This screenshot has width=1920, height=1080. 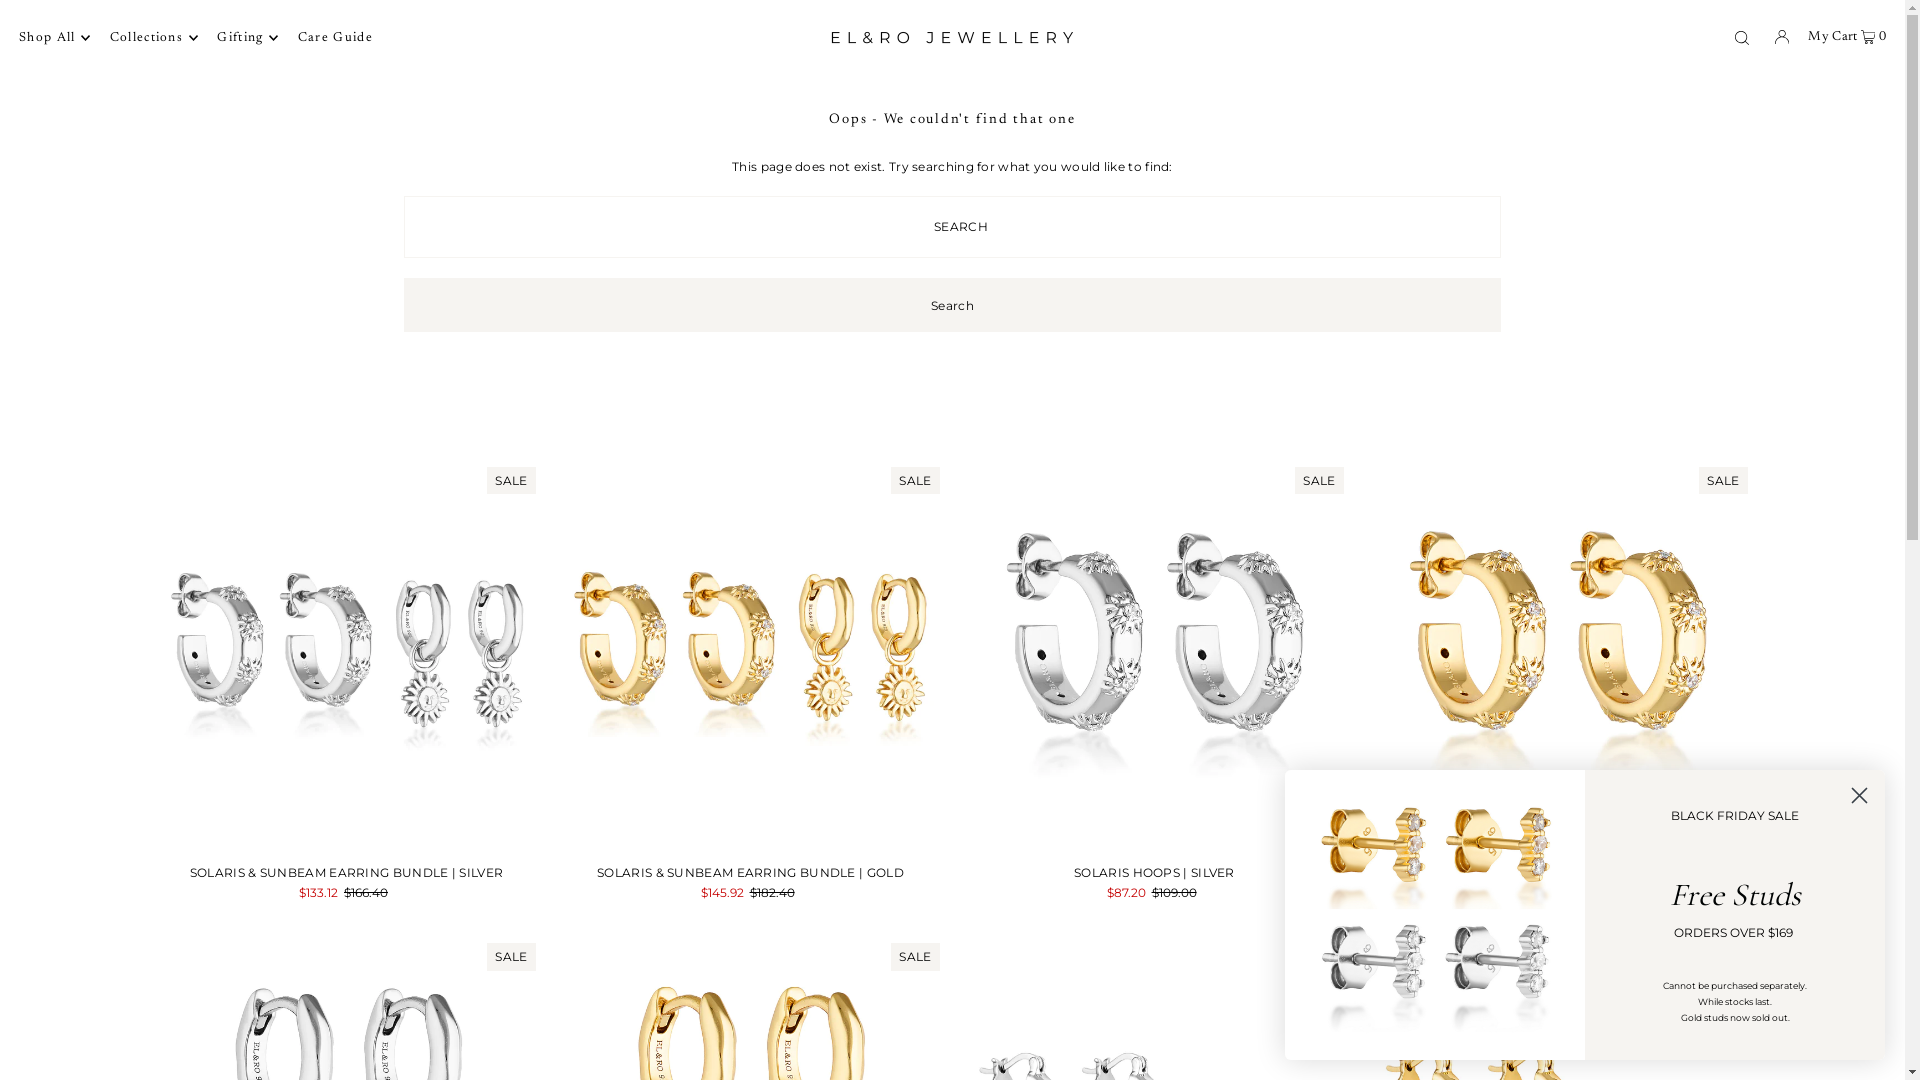 I want to click on 'Shop All', so click(x=54, y=37).